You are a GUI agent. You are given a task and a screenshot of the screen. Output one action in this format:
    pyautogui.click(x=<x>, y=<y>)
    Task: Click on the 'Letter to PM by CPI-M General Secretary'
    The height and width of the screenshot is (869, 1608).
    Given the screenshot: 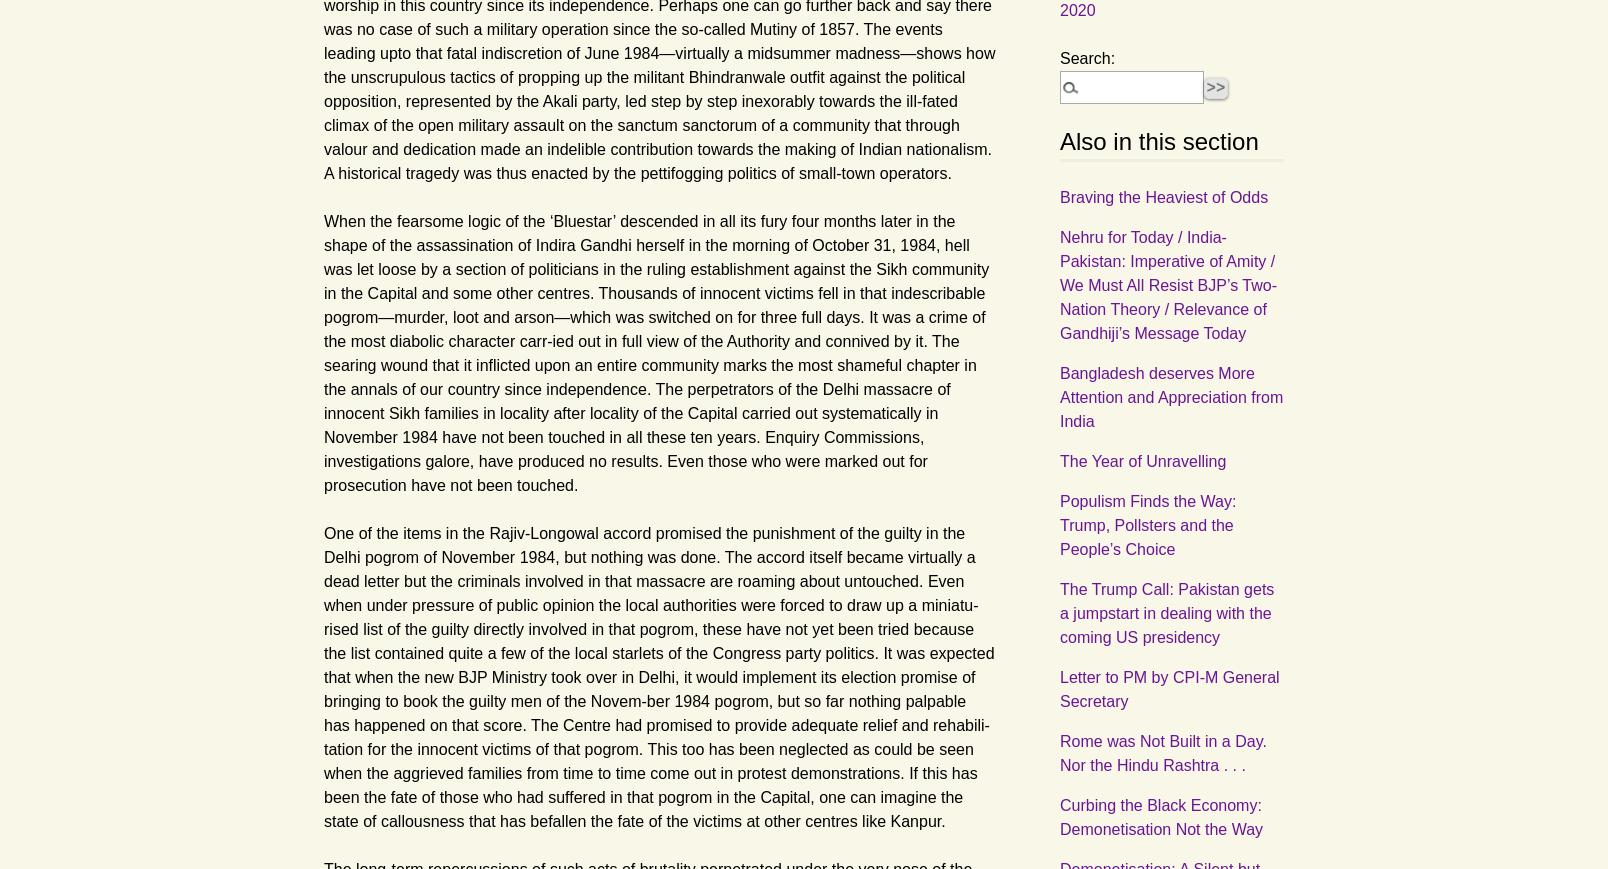 What is the action you would take?
    pyautogui.click(x=1169, y=688)
    